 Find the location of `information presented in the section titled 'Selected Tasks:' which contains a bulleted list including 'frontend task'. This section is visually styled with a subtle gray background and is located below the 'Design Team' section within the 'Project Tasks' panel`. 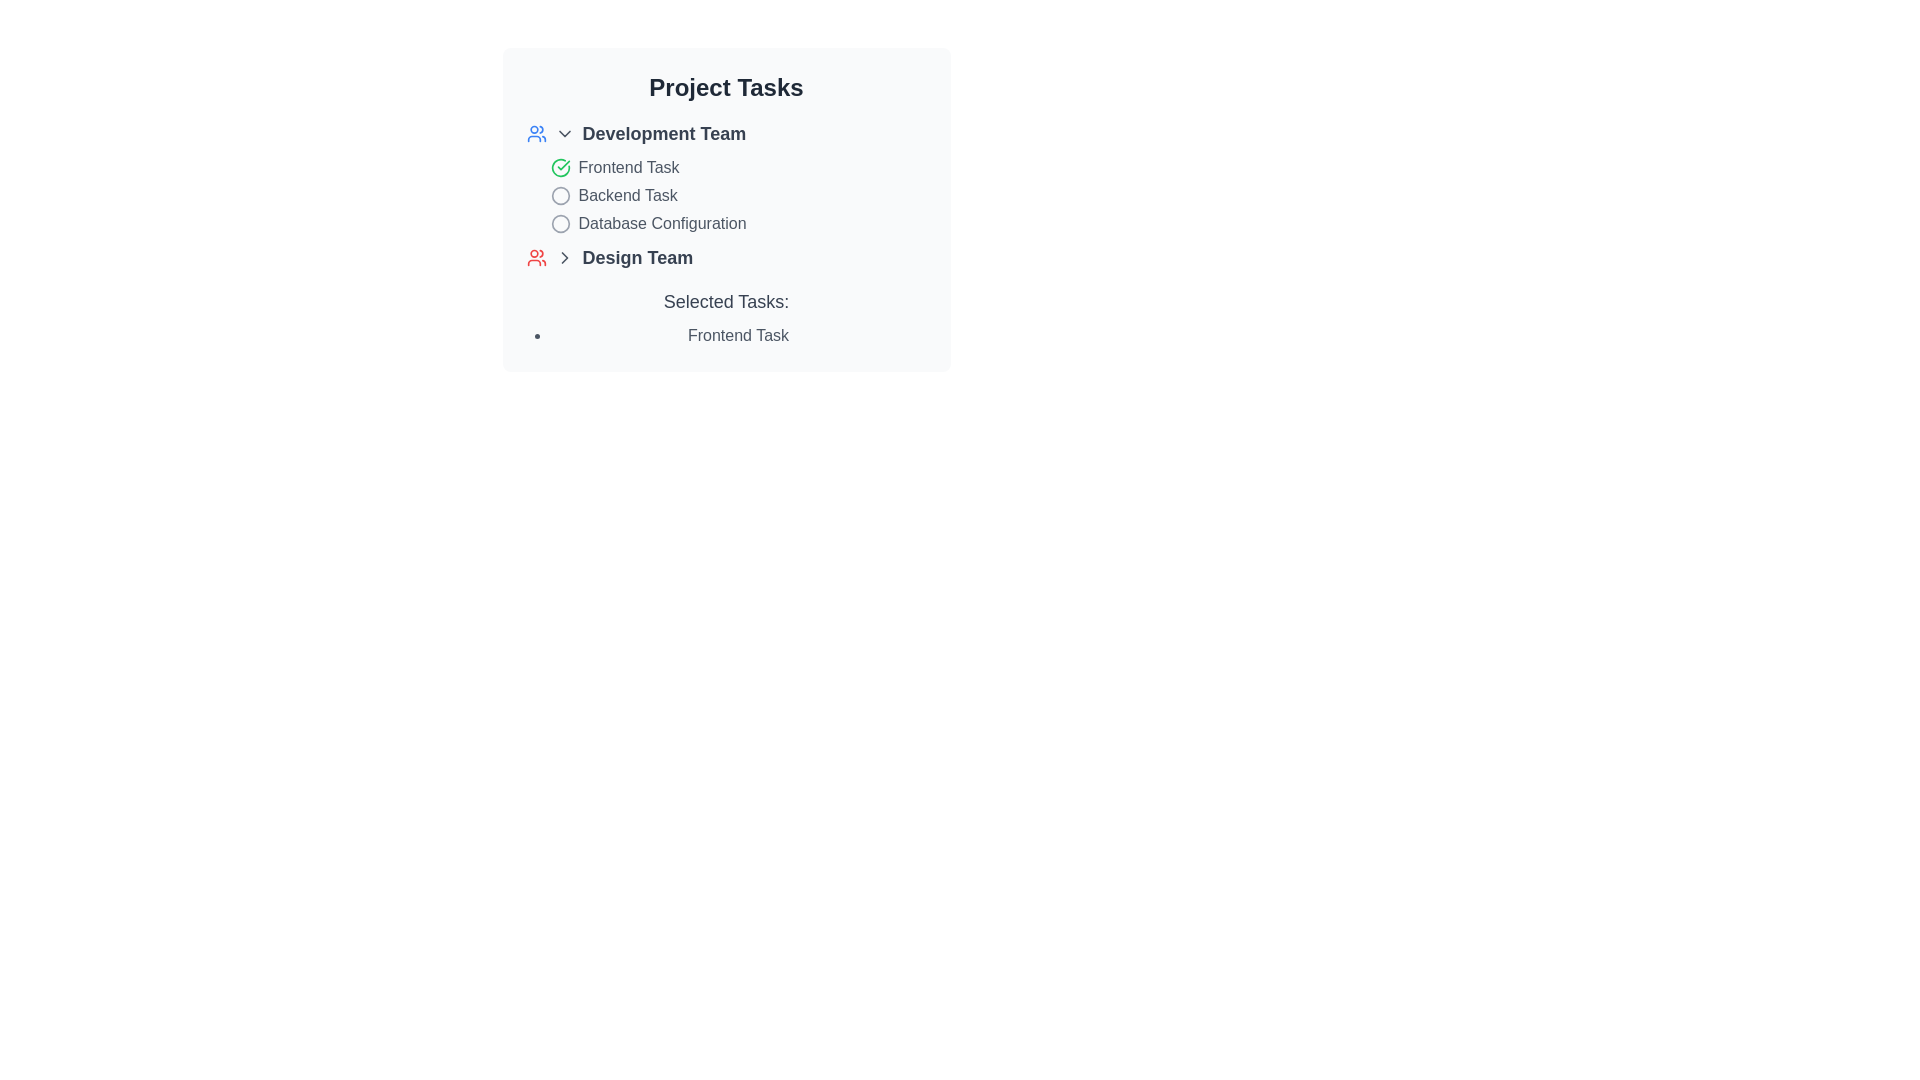

information presented in the section titled 'Selected Tasks:' which contains a bulleted list including 'frontend task'. This section is visually styled with a subtle gray background and is located below the 'Design Team' section within the 'Project Tasks' panel is located at coordinates (725, 316).